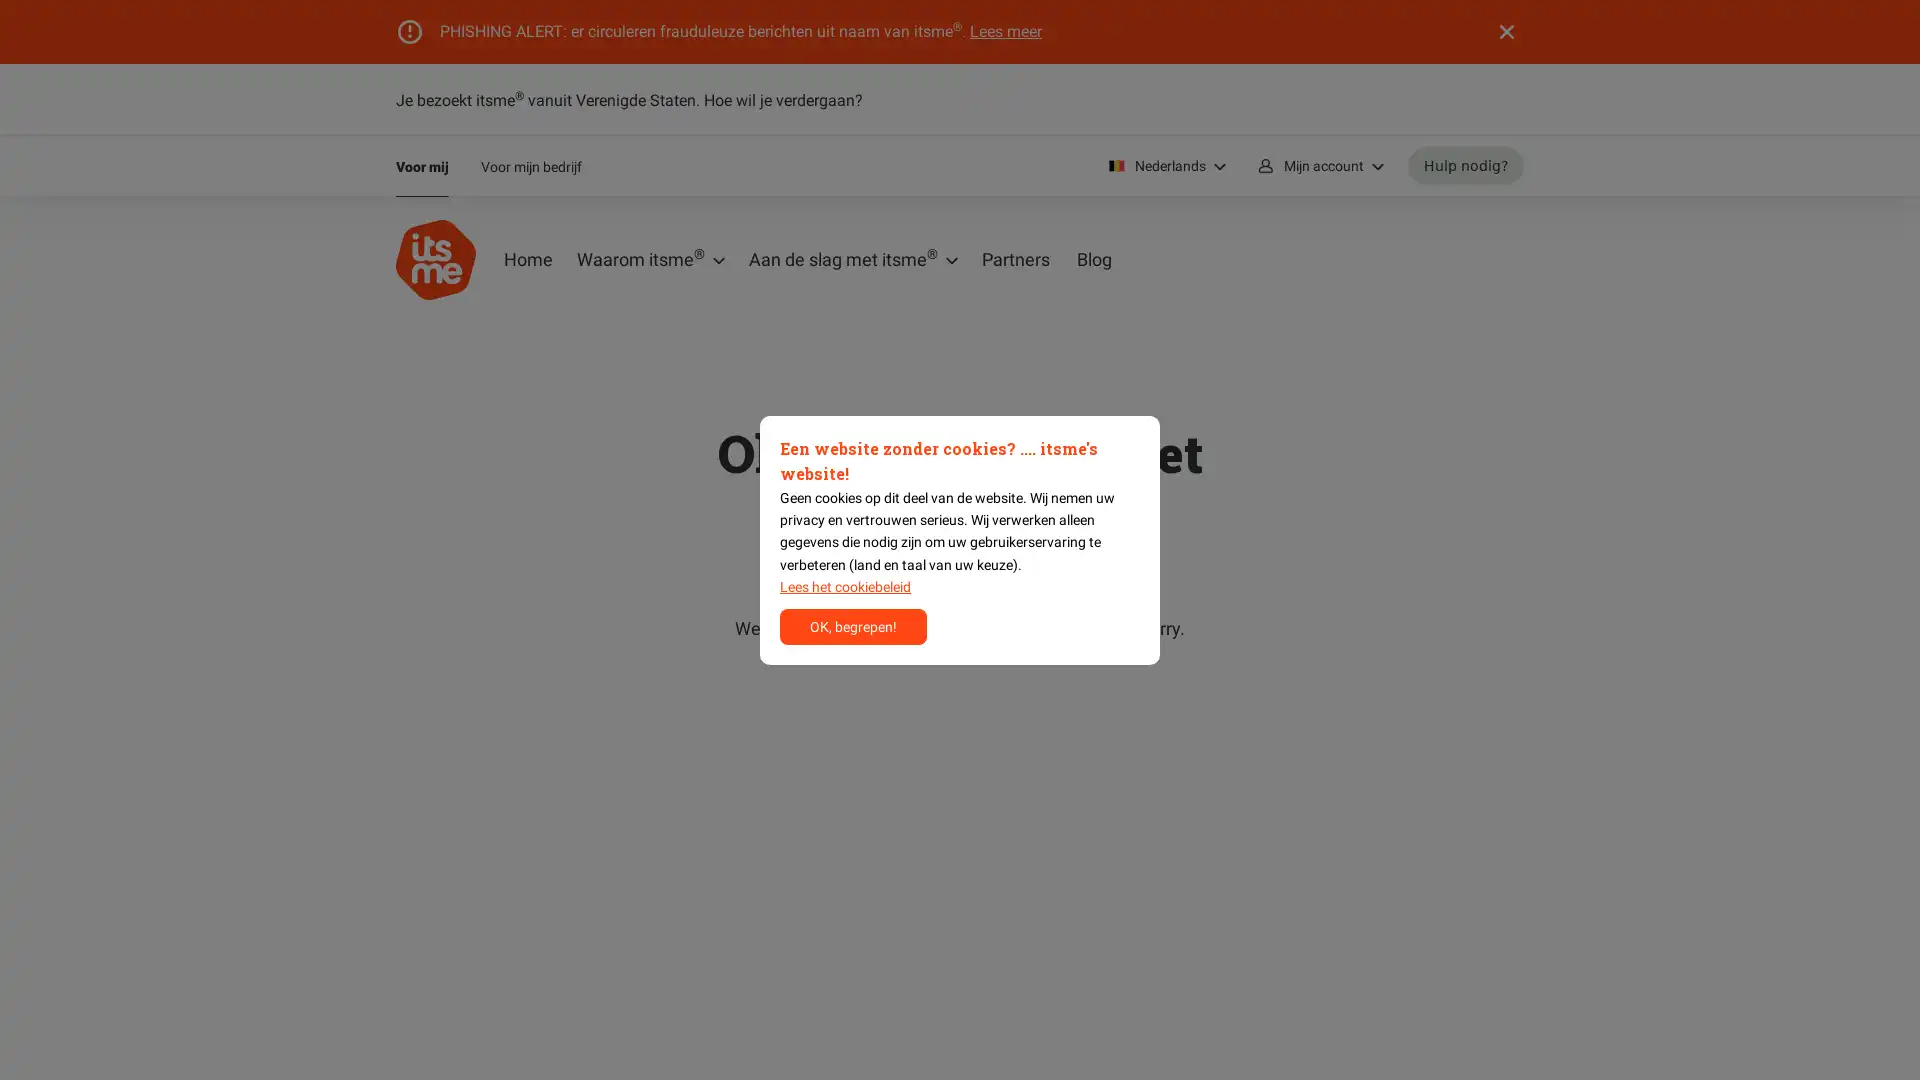 Image resolution: width=1920 pixels, height=1080 pixels. I want to click on OK, begrepen!, so click(853, 624).